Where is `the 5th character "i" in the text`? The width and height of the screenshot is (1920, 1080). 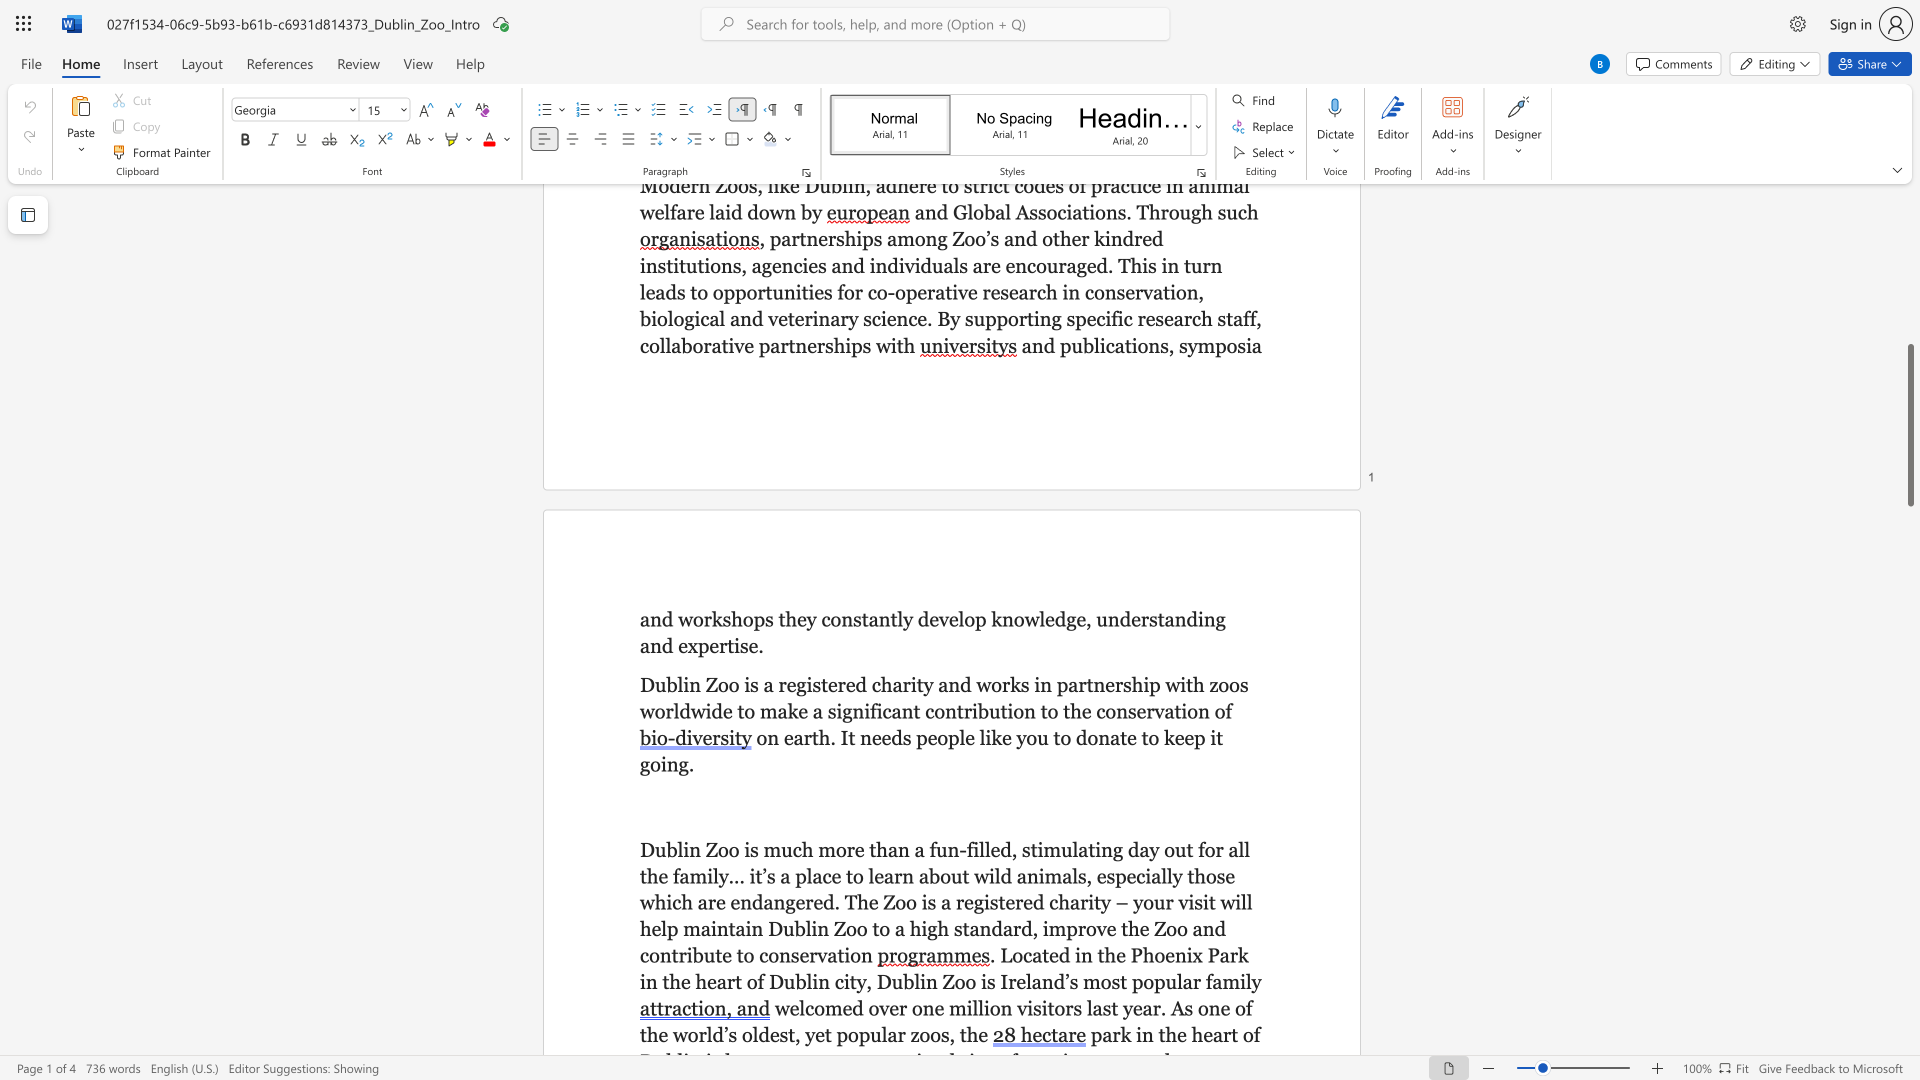 the 5th character "i" in the text is located at coordinates (1097, 849).